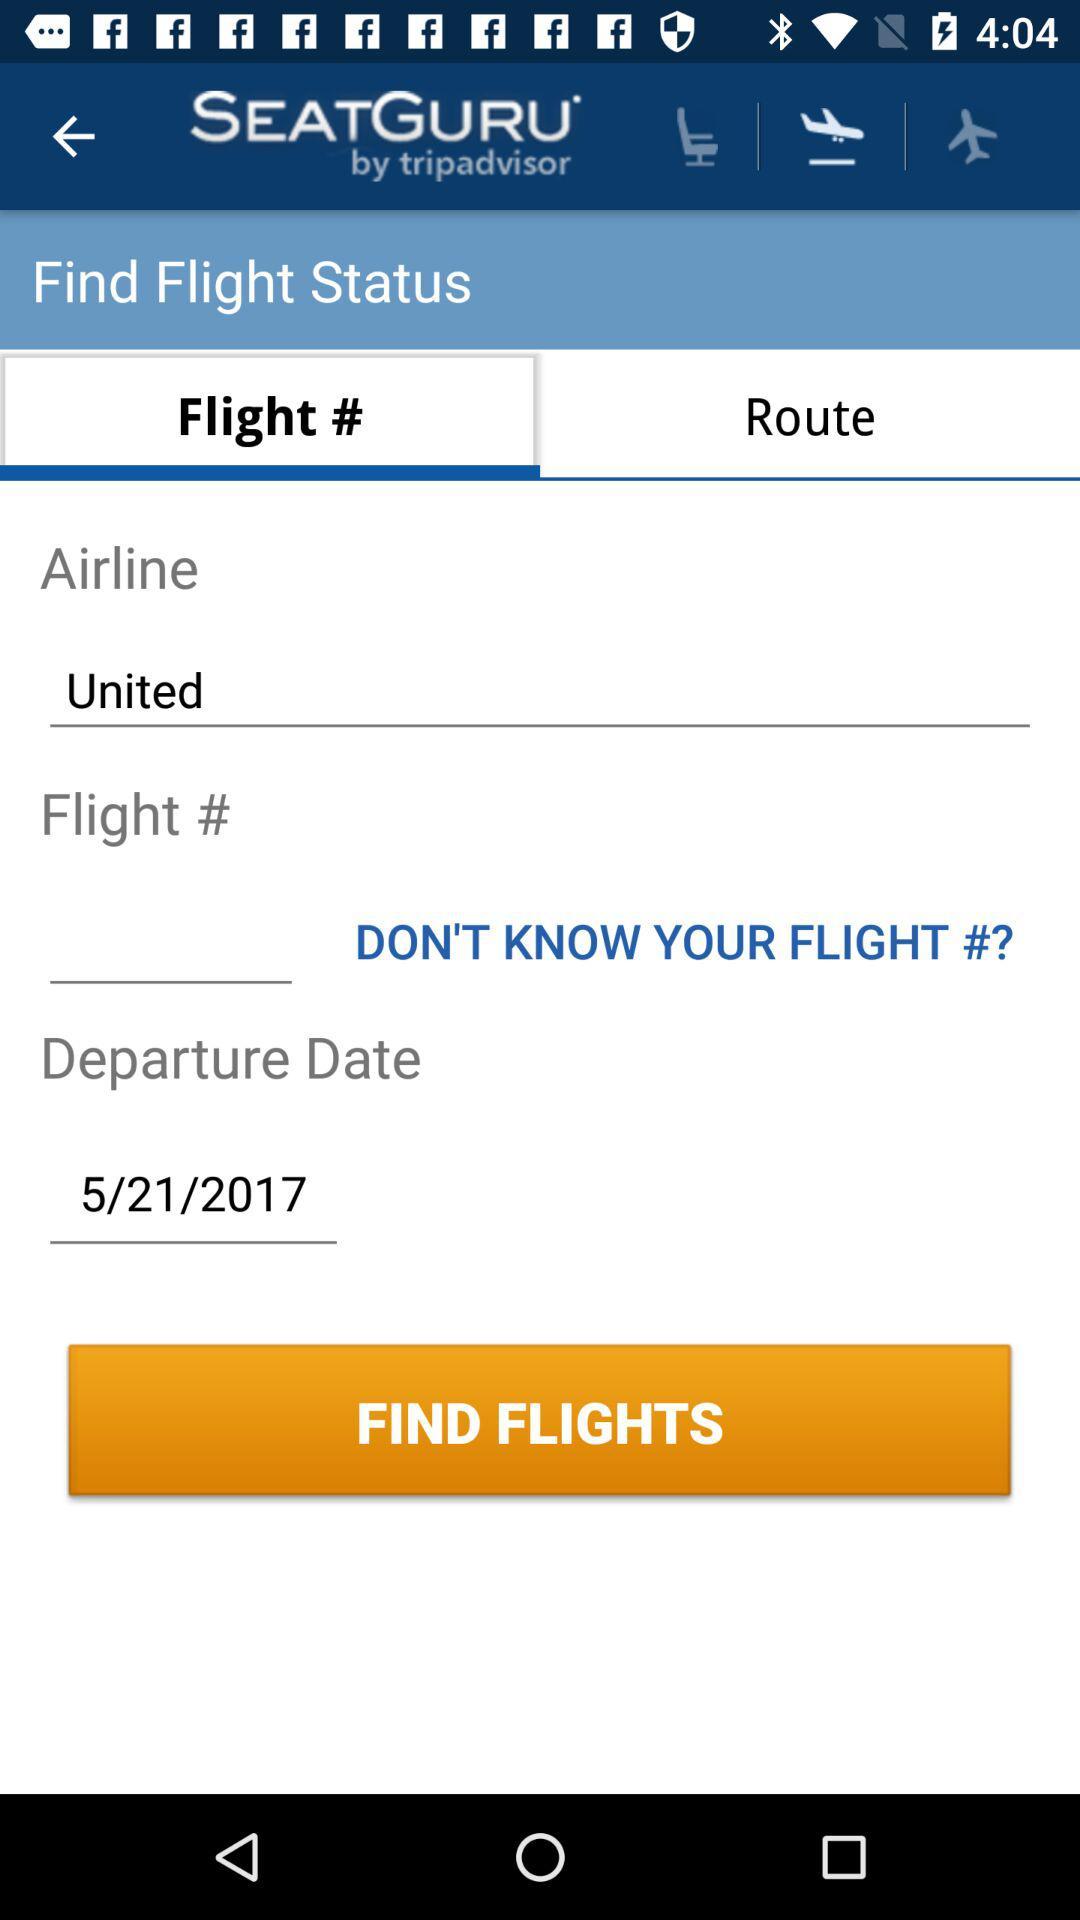 The width and height of the screenshot is (1080, 1920). Describe the element at coordinates (169, 939) in the screenshot. I see `fill in info` at that location.